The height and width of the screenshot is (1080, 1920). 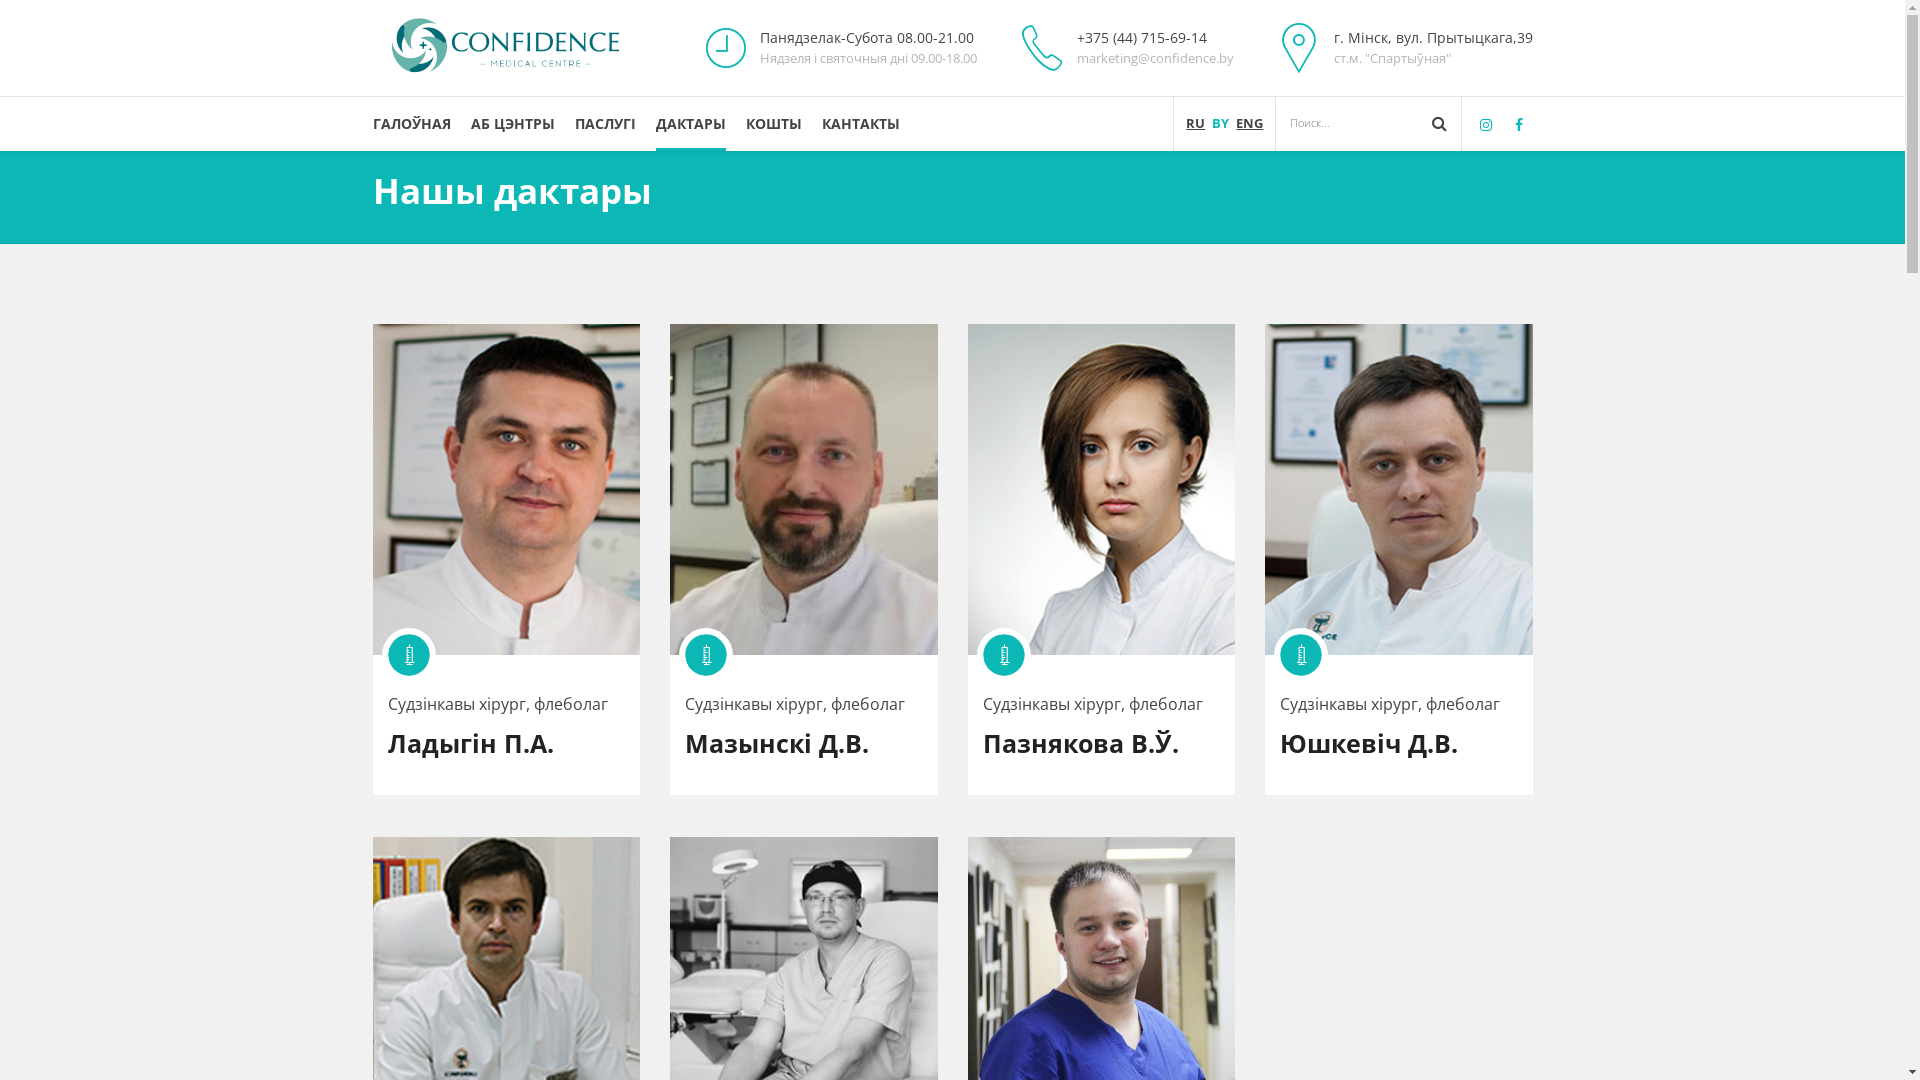 I want to click on 'RU', so click(x=1195, y=123).